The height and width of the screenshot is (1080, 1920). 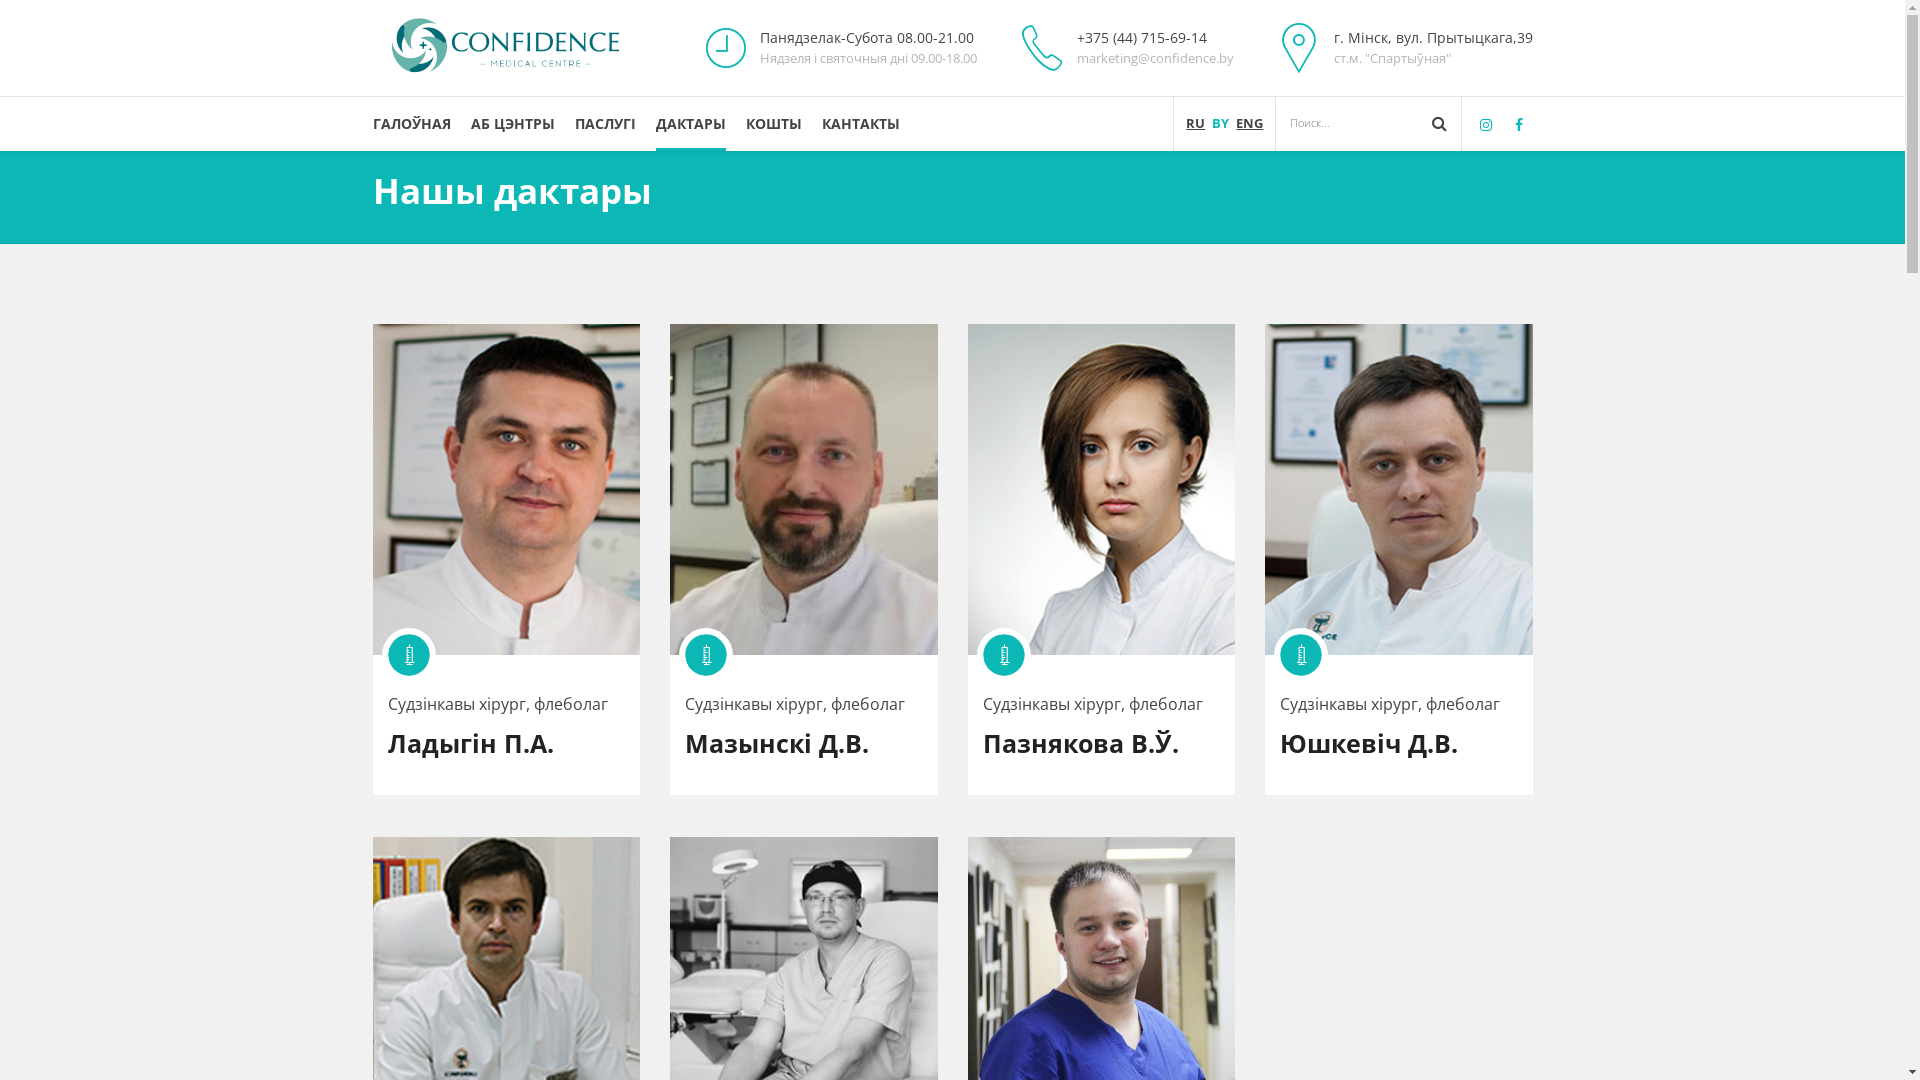 I want to click on 'RU', so click(x=1195, y=123).